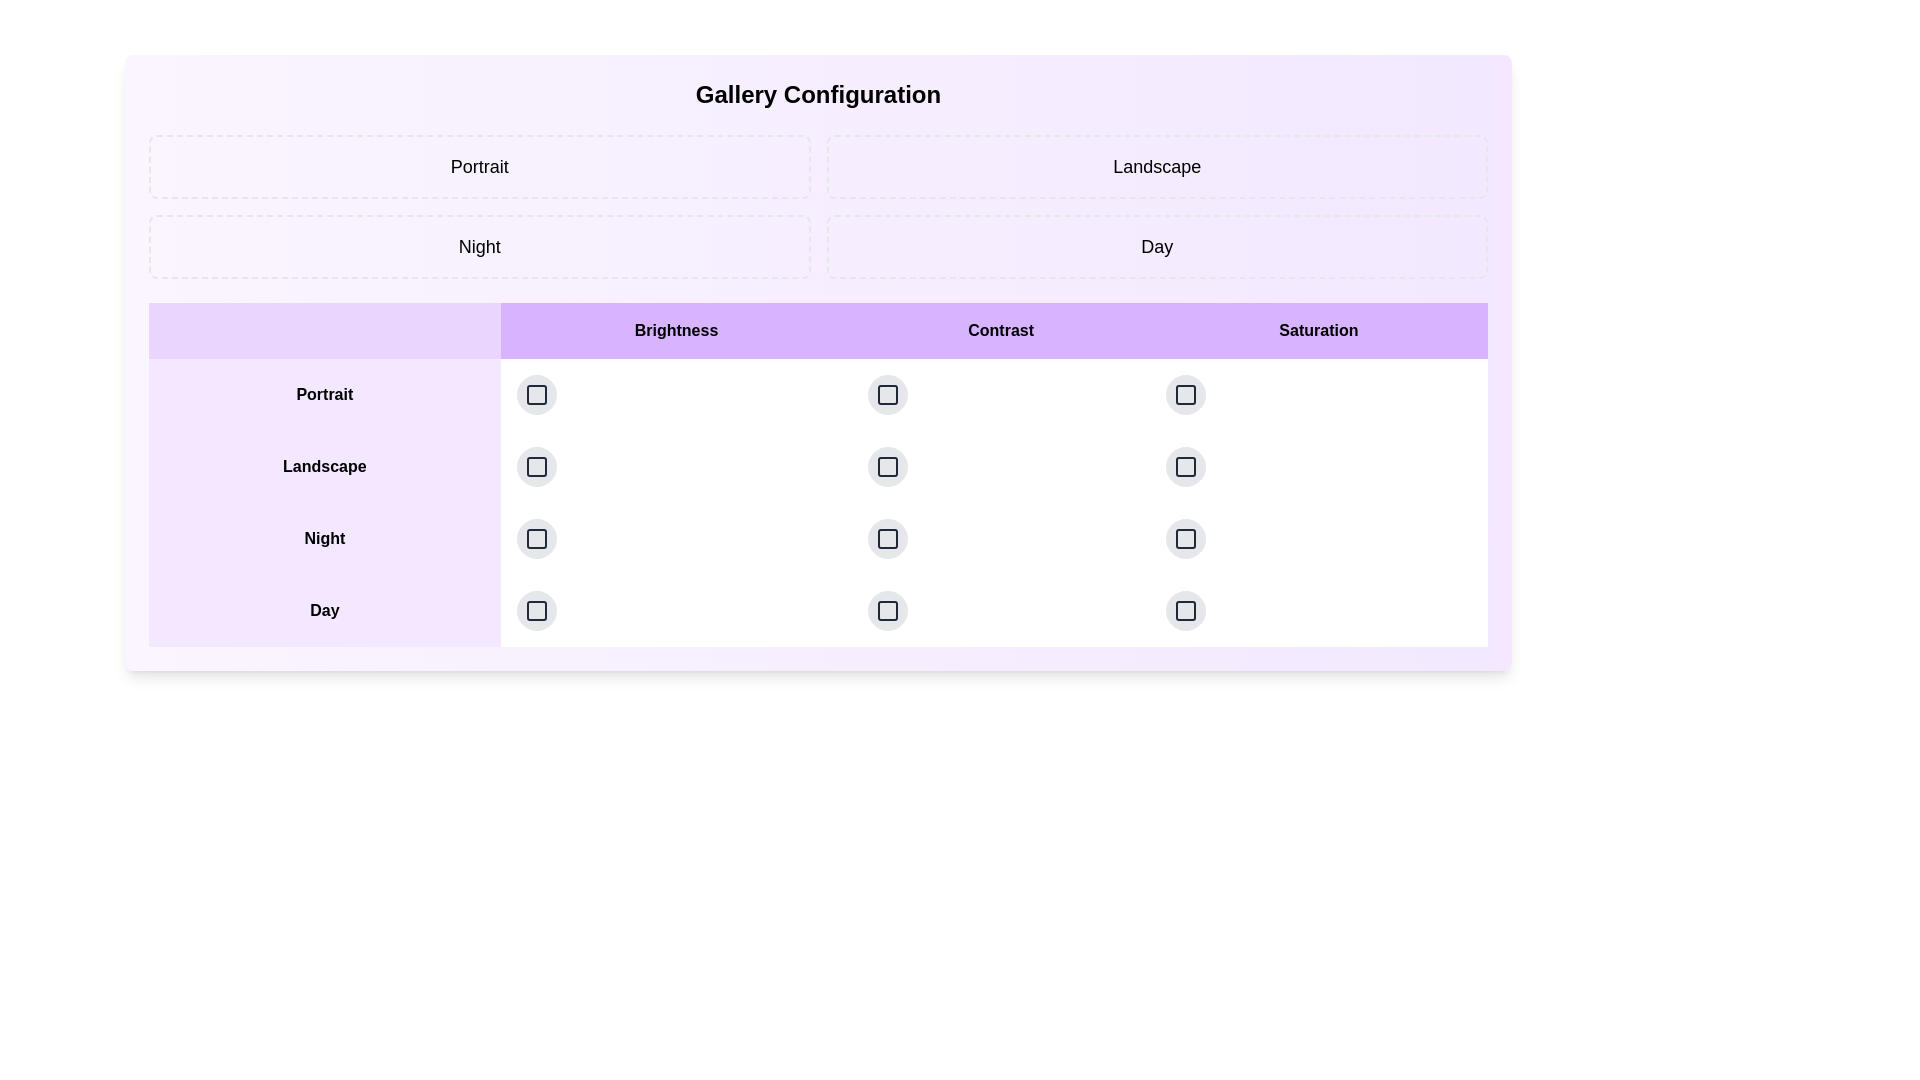 This screenshot has height=1080, width=1920. What do you see at coordinates (536, 466) in the screenshot?
I see `the interactive button in the 'Brightness' column under the 'Landscape' row` at bounding box center [536, 466].